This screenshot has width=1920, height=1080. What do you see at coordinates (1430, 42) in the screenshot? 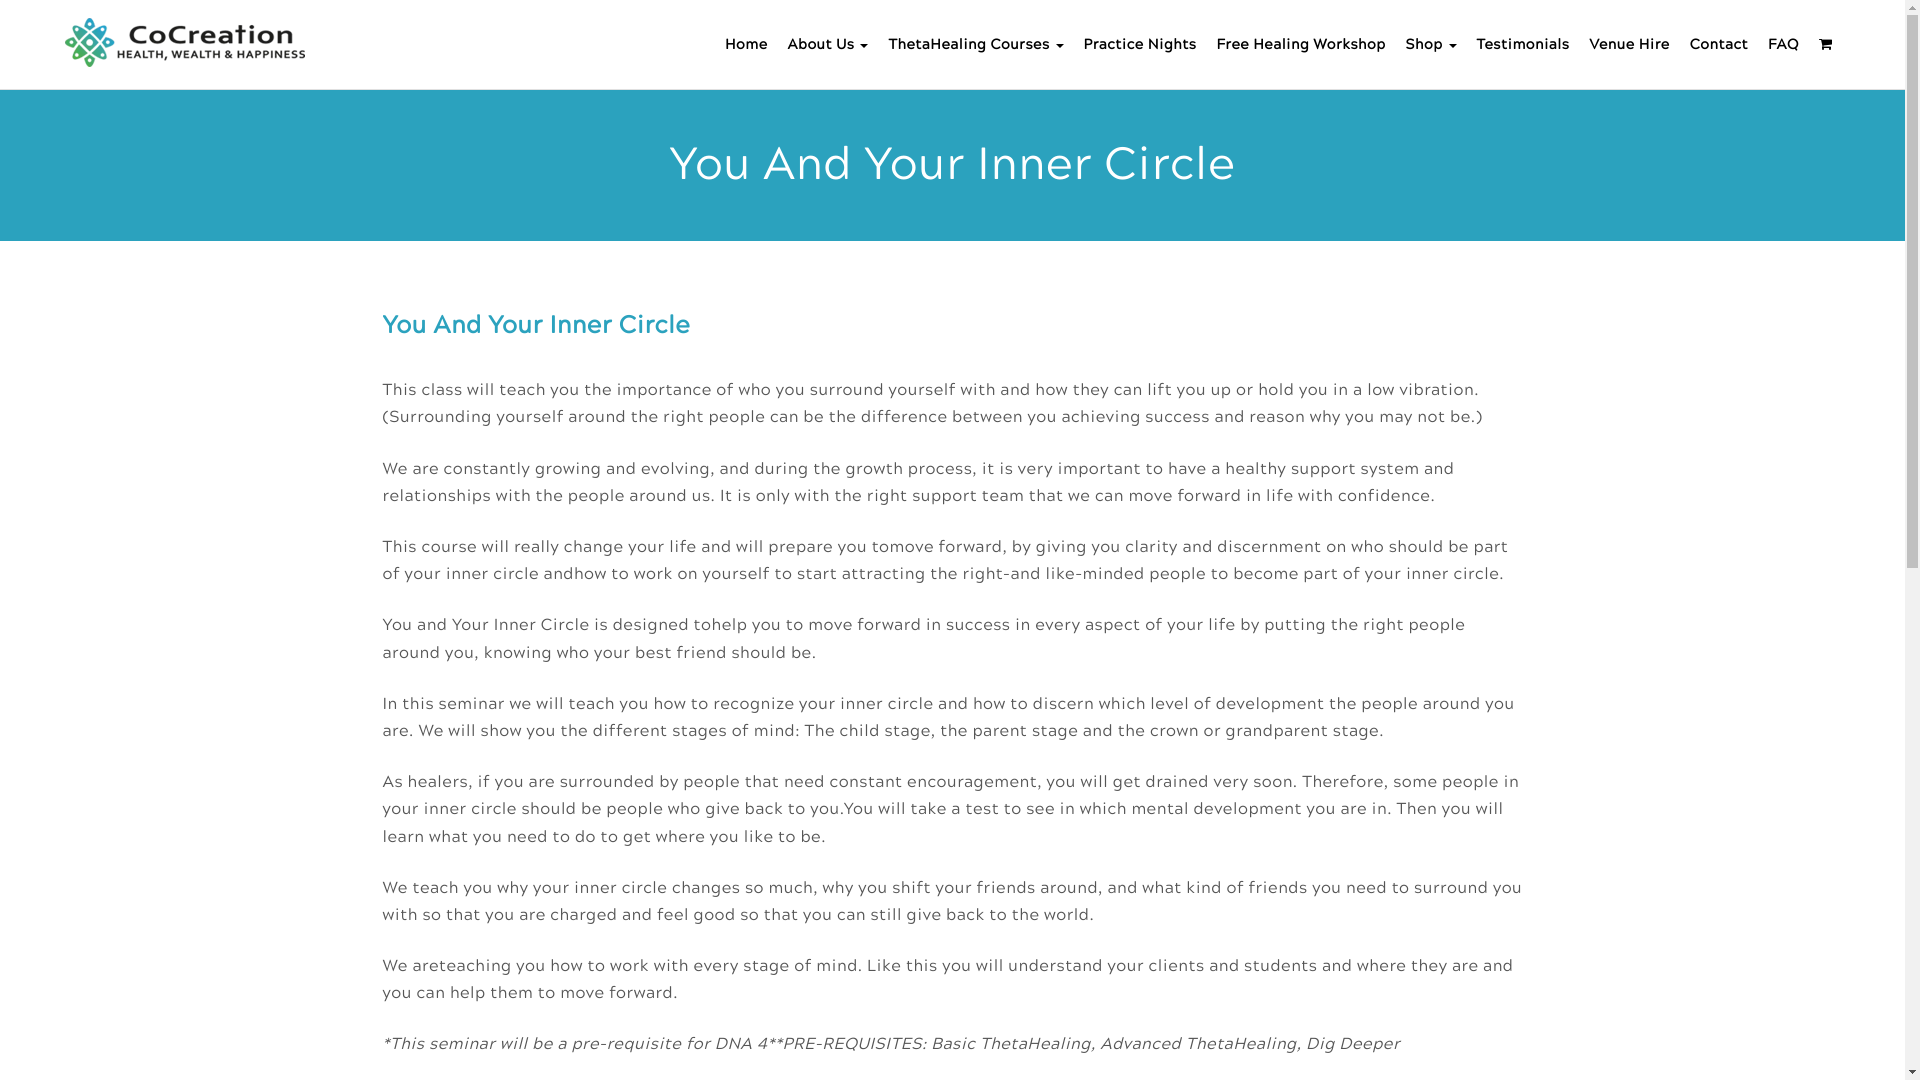
I see `'Shop'` at bounding box center [1430, 42].